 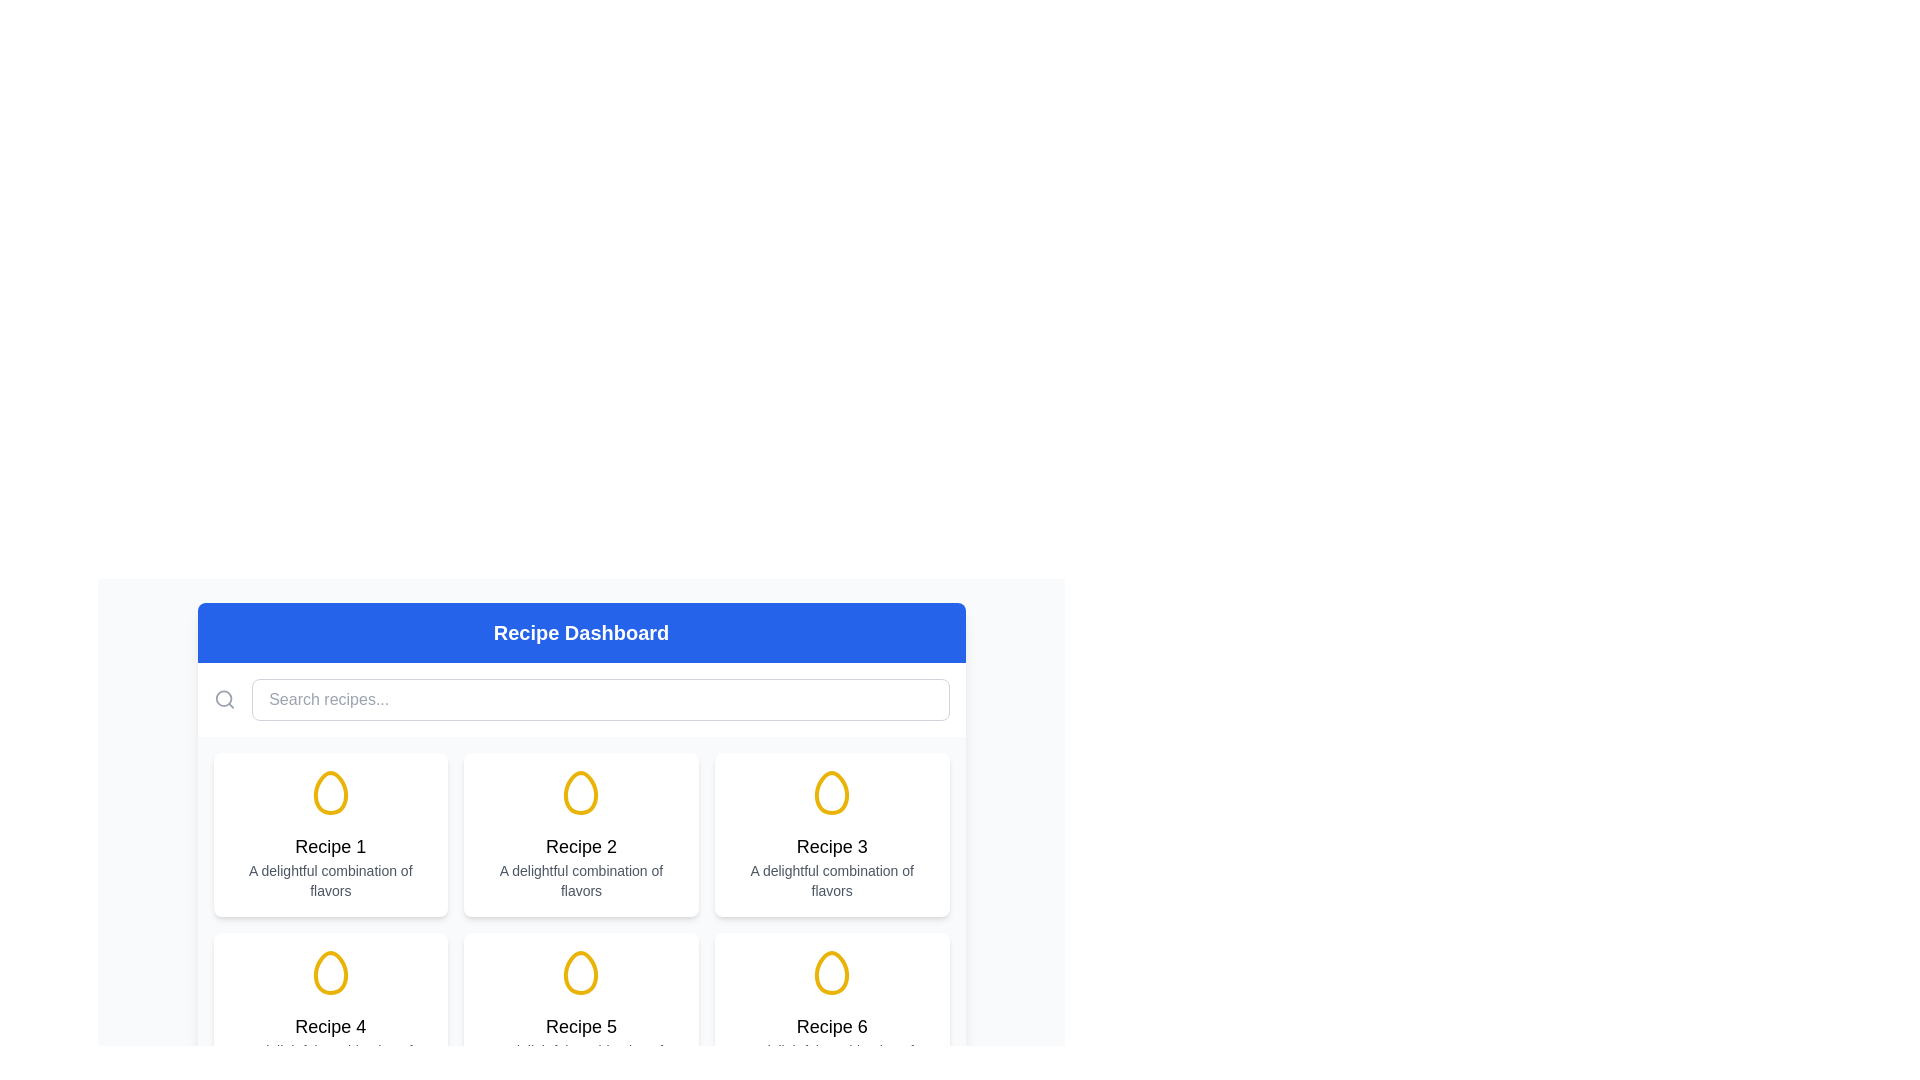 I want to click on the decorative icon representing an egg-related recipe in the first card of the Recipe Dashboard, located above the text titles 'Recipe 1' and 'A delightful combination of flavors', so click(x=330, y=792).